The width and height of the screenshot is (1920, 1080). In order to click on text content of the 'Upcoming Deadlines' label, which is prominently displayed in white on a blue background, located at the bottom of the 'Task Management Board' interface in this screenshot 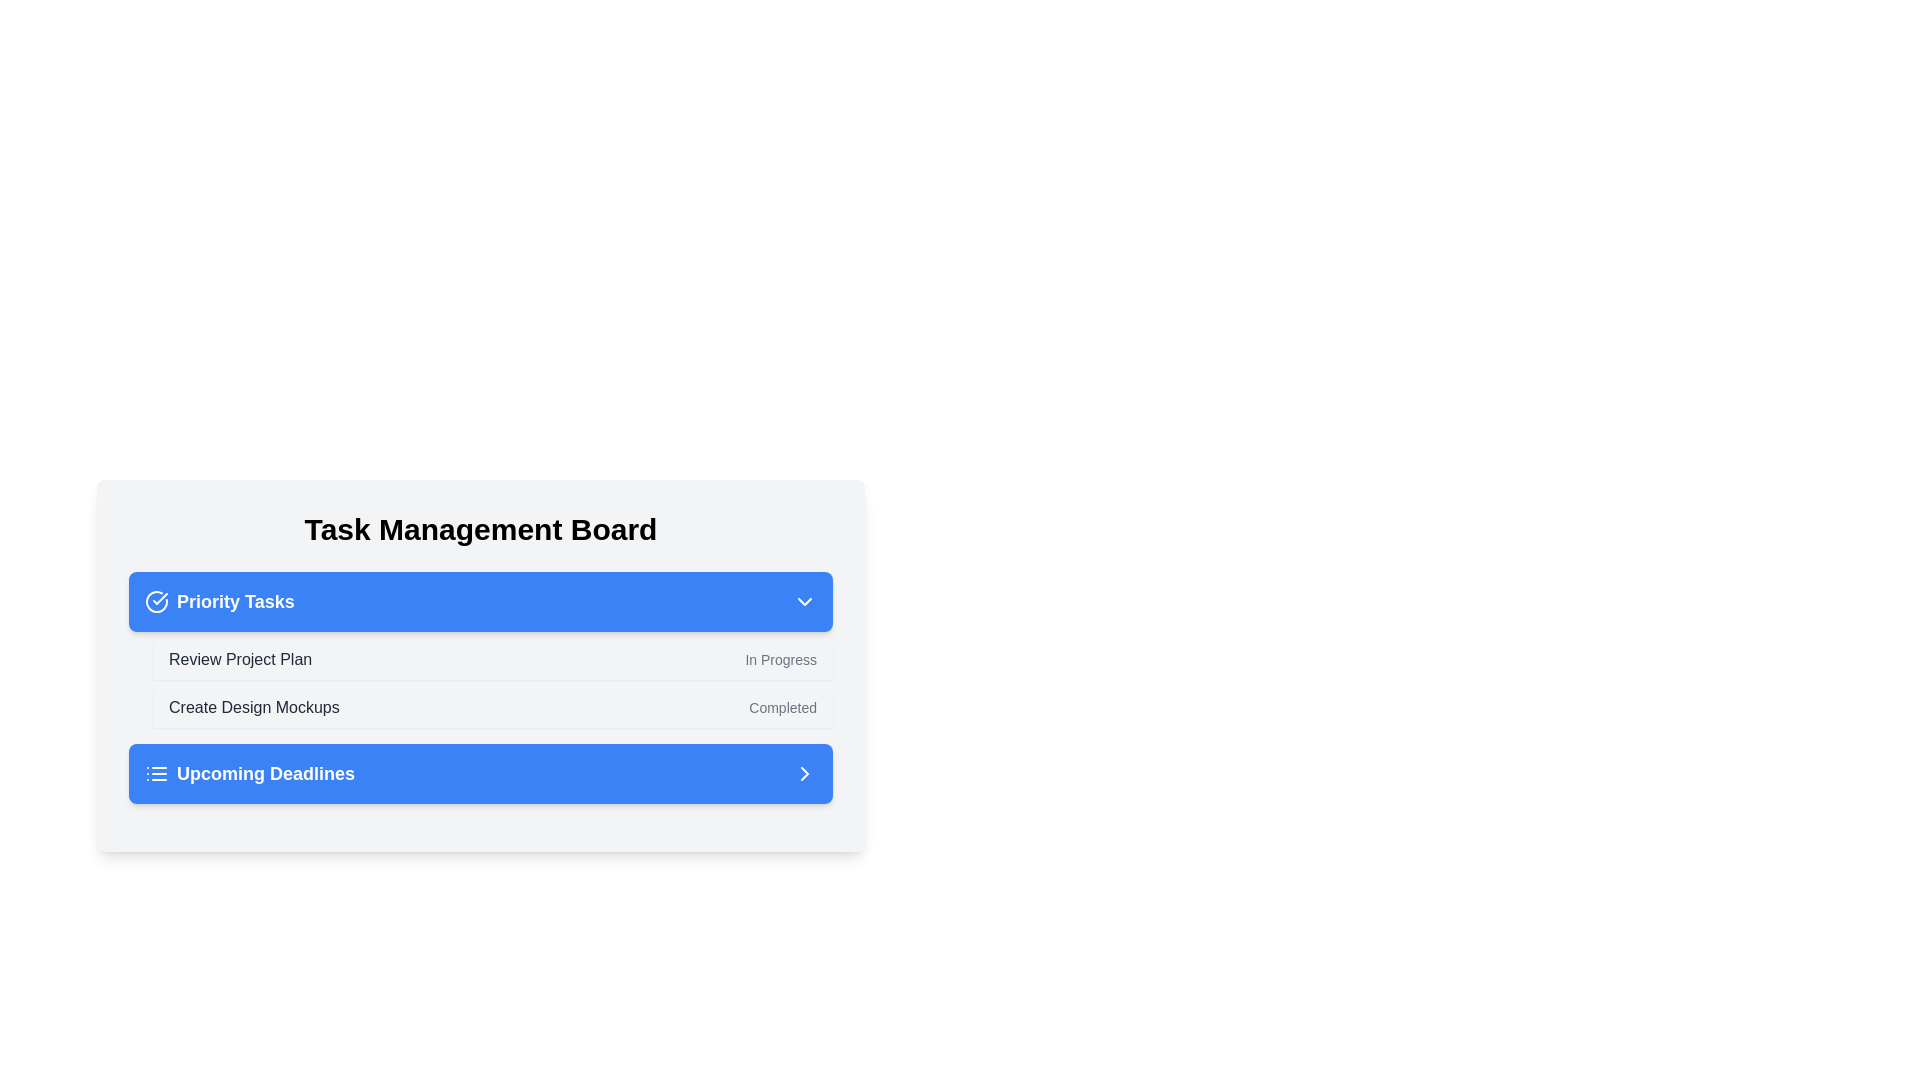, I will do `click(265, 773)`.